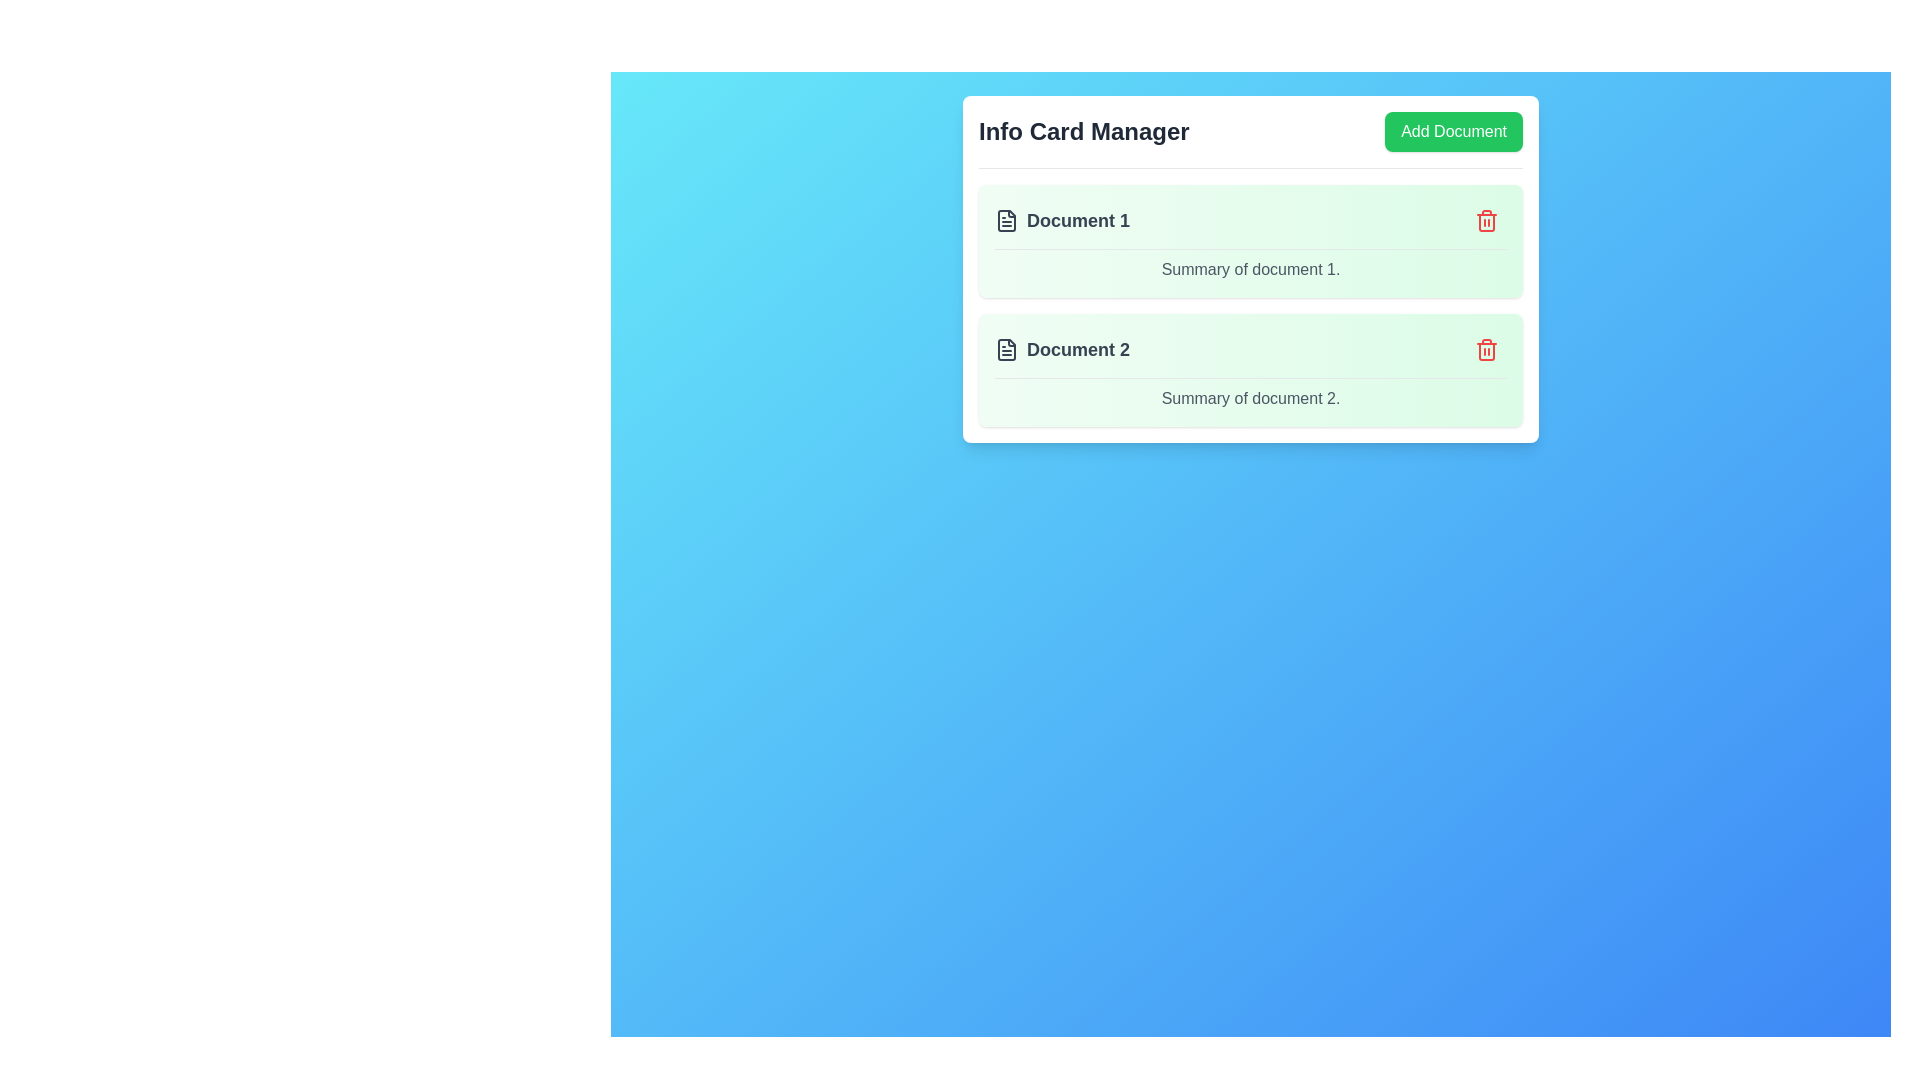  I want to click on the document management card UI element located centrally in the interface to read the document summaries, so click(1250, 268).